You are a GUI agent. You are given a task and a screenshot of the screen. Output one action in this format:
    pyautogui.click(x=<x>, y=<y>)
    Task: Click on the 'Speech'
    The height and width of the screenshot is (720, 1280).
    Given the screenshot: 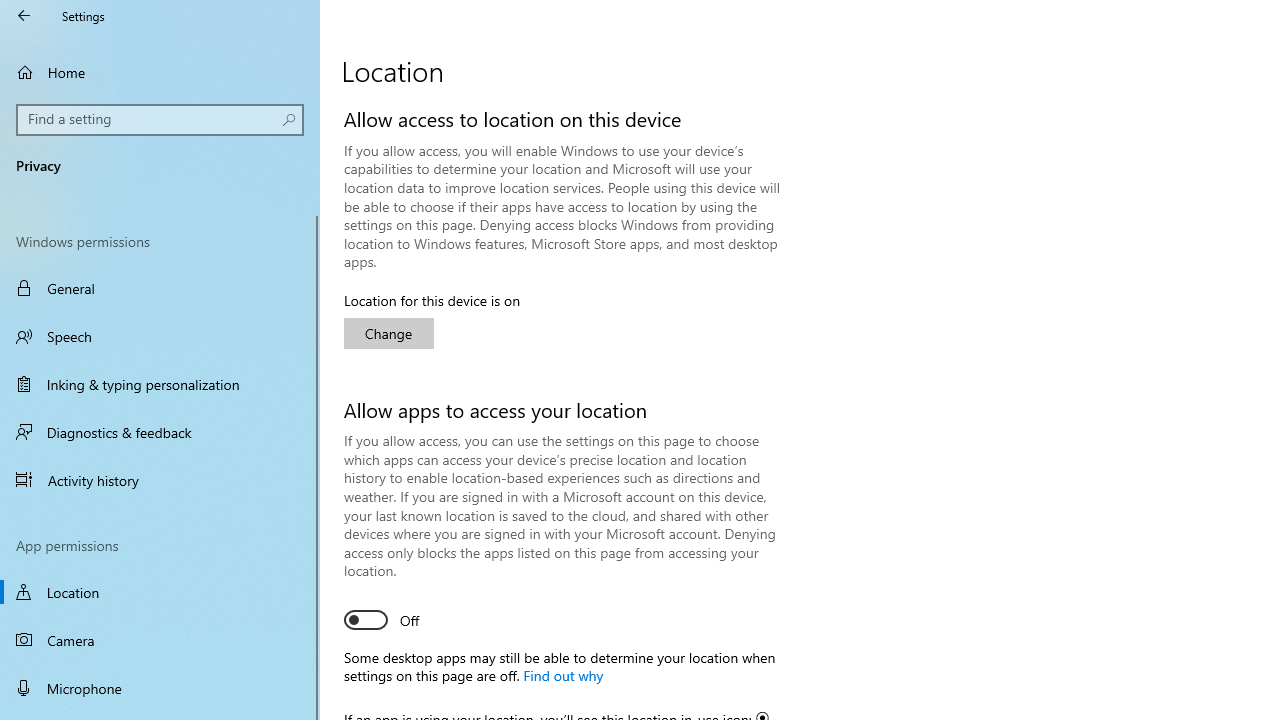 What is the action you would take?
    pyautogui.click(x=160, y=334)
    